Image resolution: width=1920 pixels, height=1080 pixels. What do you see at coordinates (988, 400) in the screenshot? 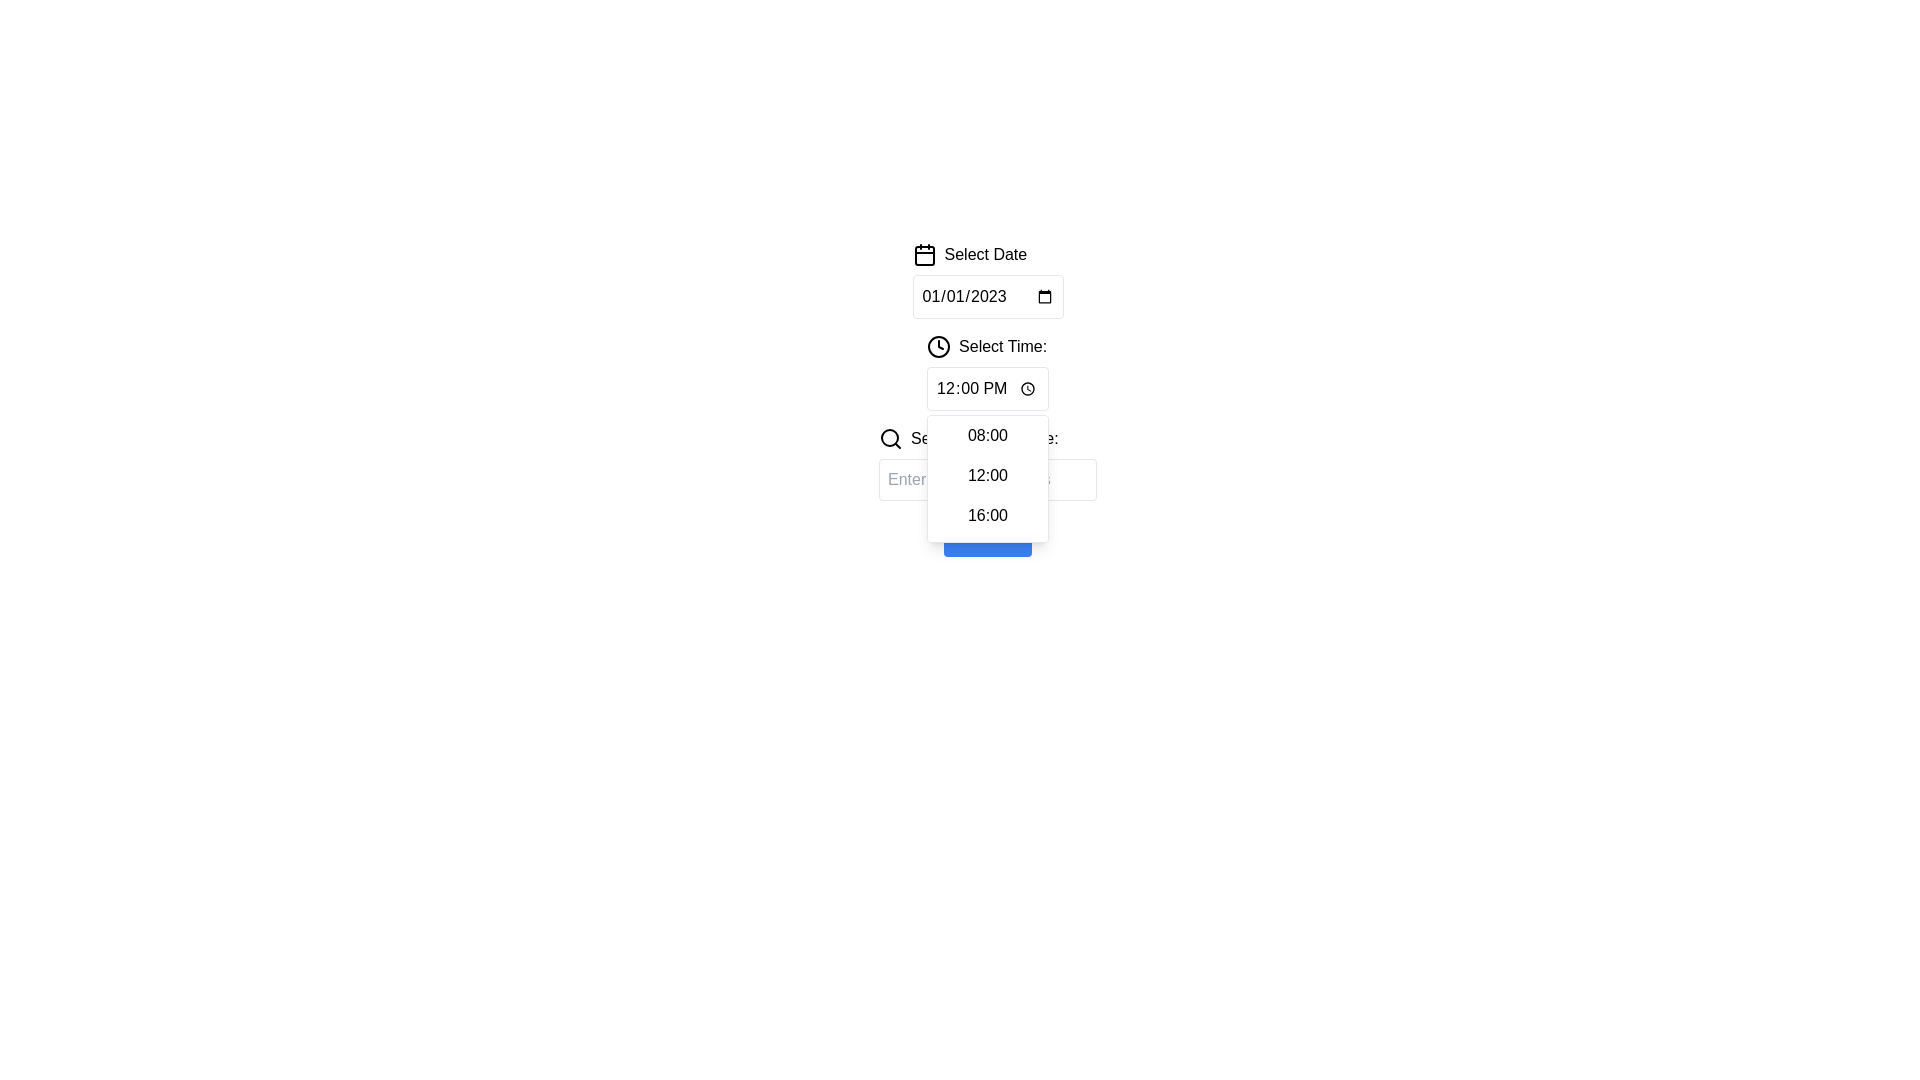
I see `the options in the Dropdown menu located at the center of the modal window, directly underneath the 'Select Time:' label and clock icon` at bounding box center [988, 400].